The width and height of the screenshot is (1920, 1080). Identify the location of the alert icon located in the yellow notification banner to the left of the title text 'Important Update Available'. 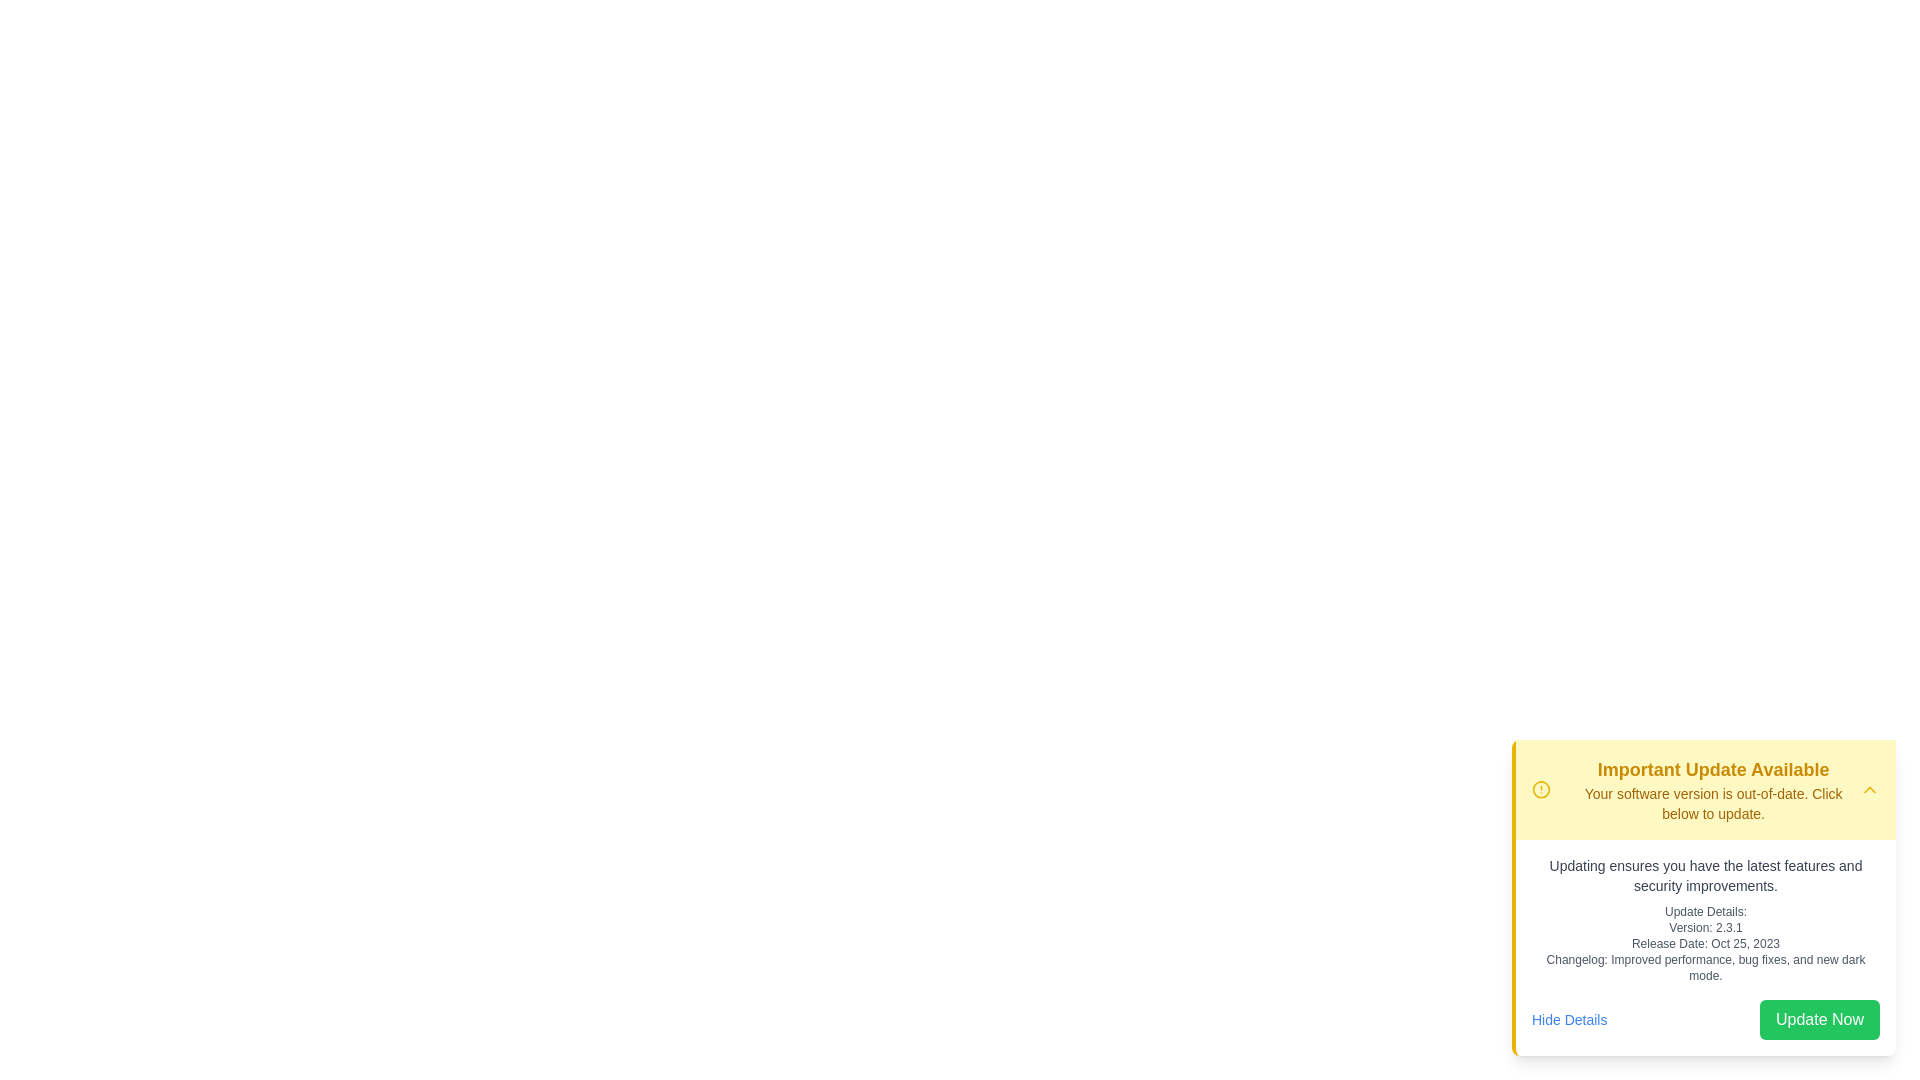
(1540, 789).